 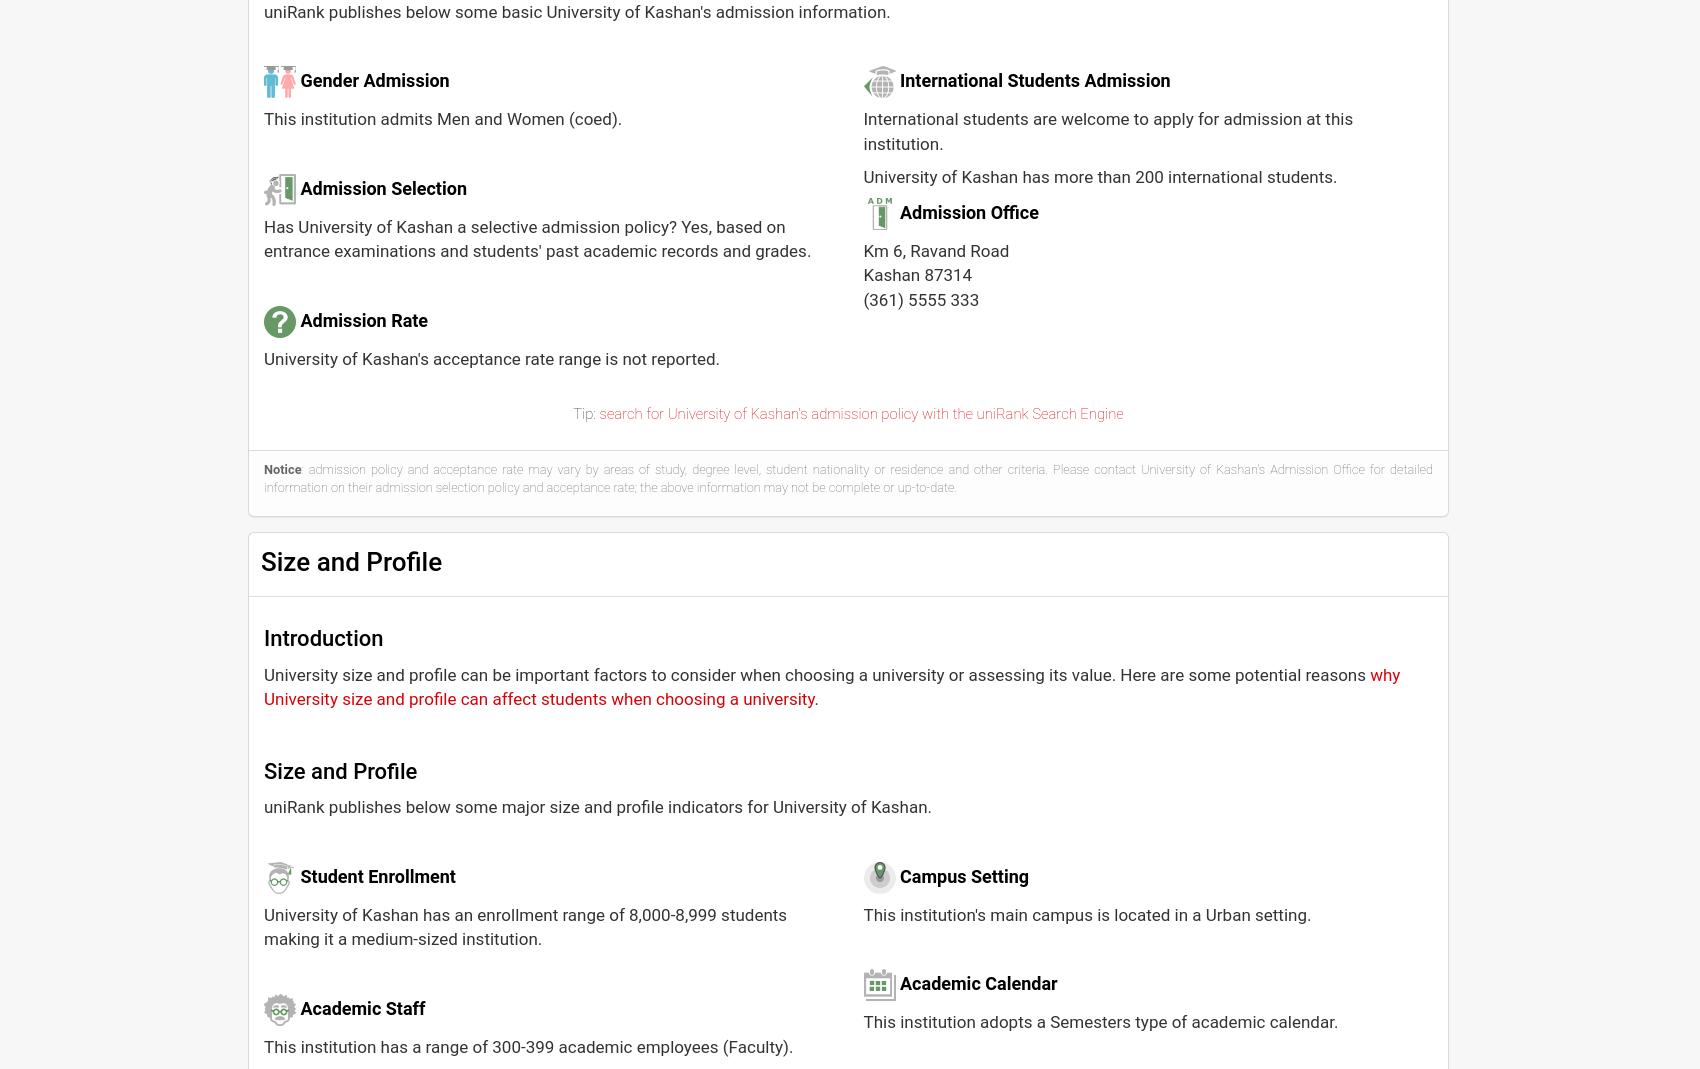 I want to click on '(361) 5555 333', so click(x=921, y=297).